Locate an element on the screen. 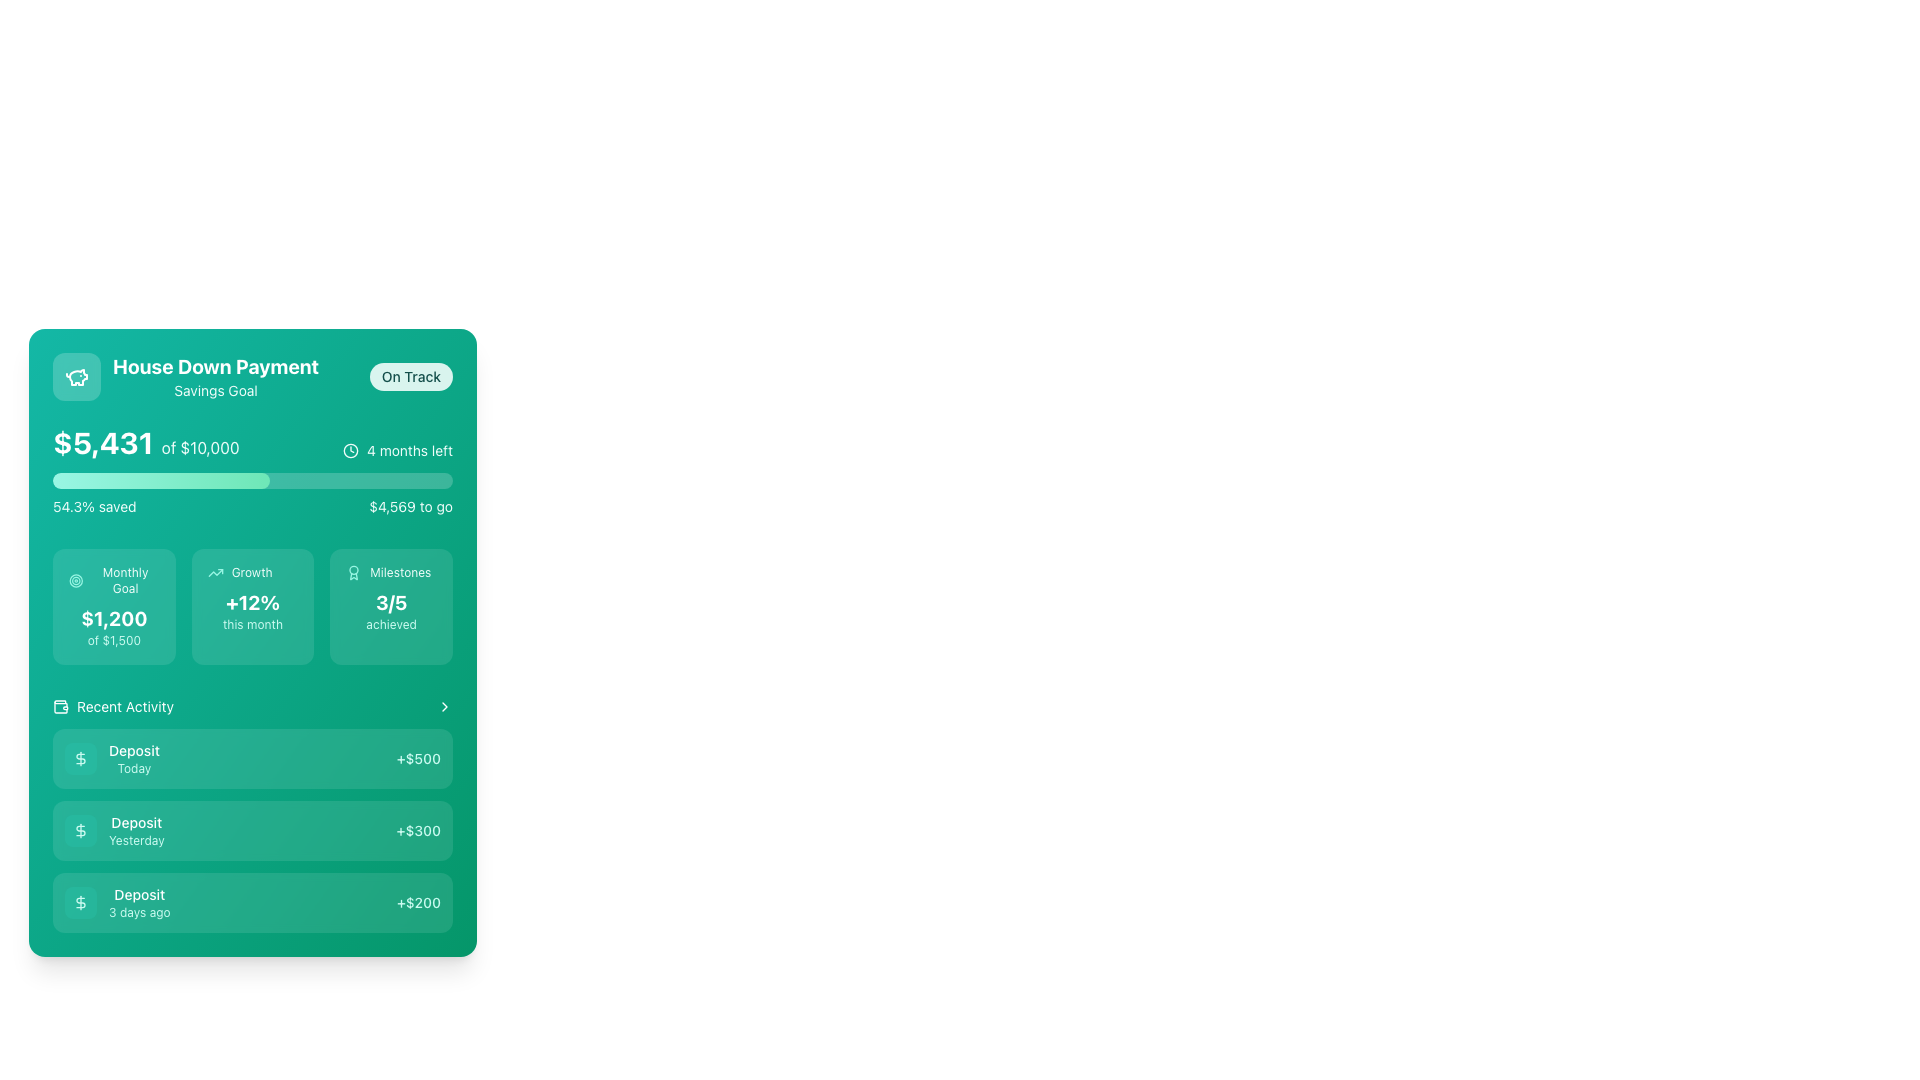 The image size is (1920, 1080). the text label with an adjacent icon indicating milestones within the 'House Down Payment - Savings Goal' card is located at coordinates (391, 573).